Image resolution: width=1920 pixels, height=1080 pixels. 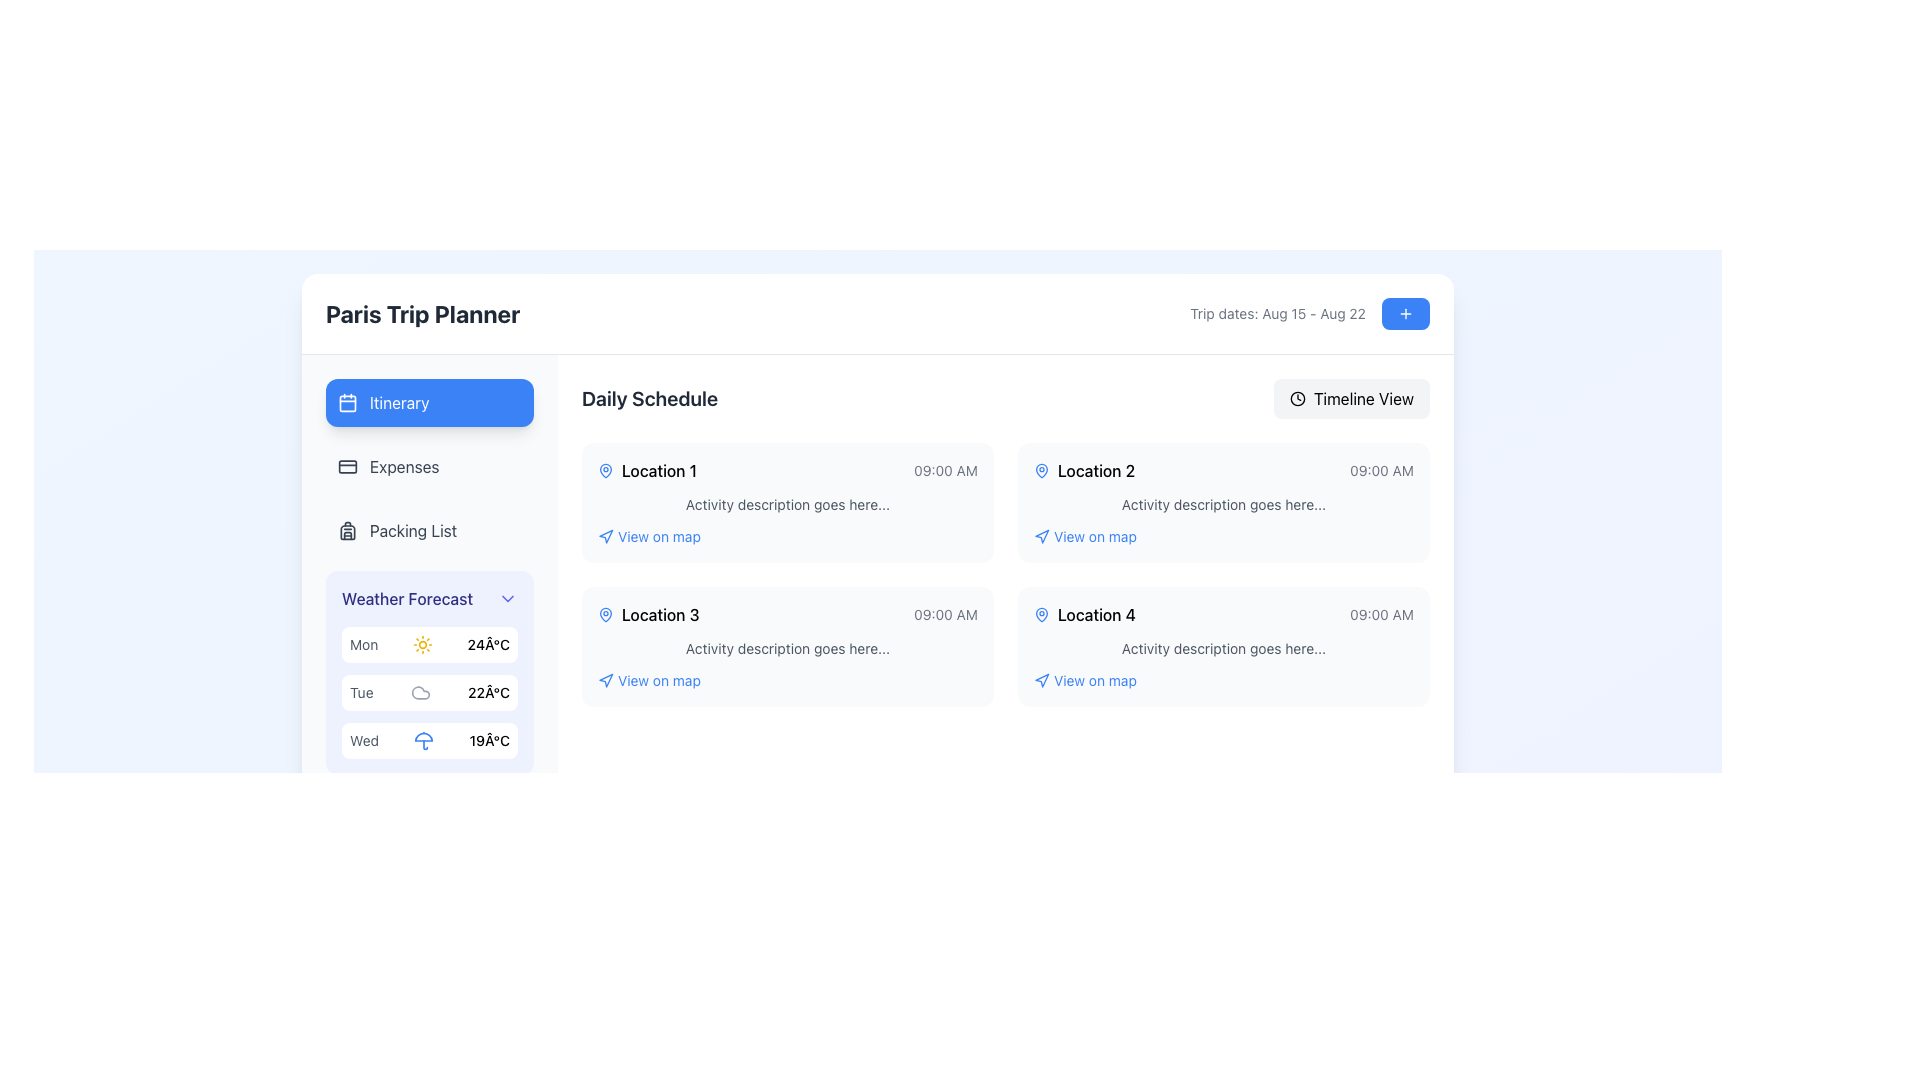 I want to click on the 'Timeline View' text label within the button component that has a rounded light gray background and includes a clock icon to the left, so click(x=1362, y=398).